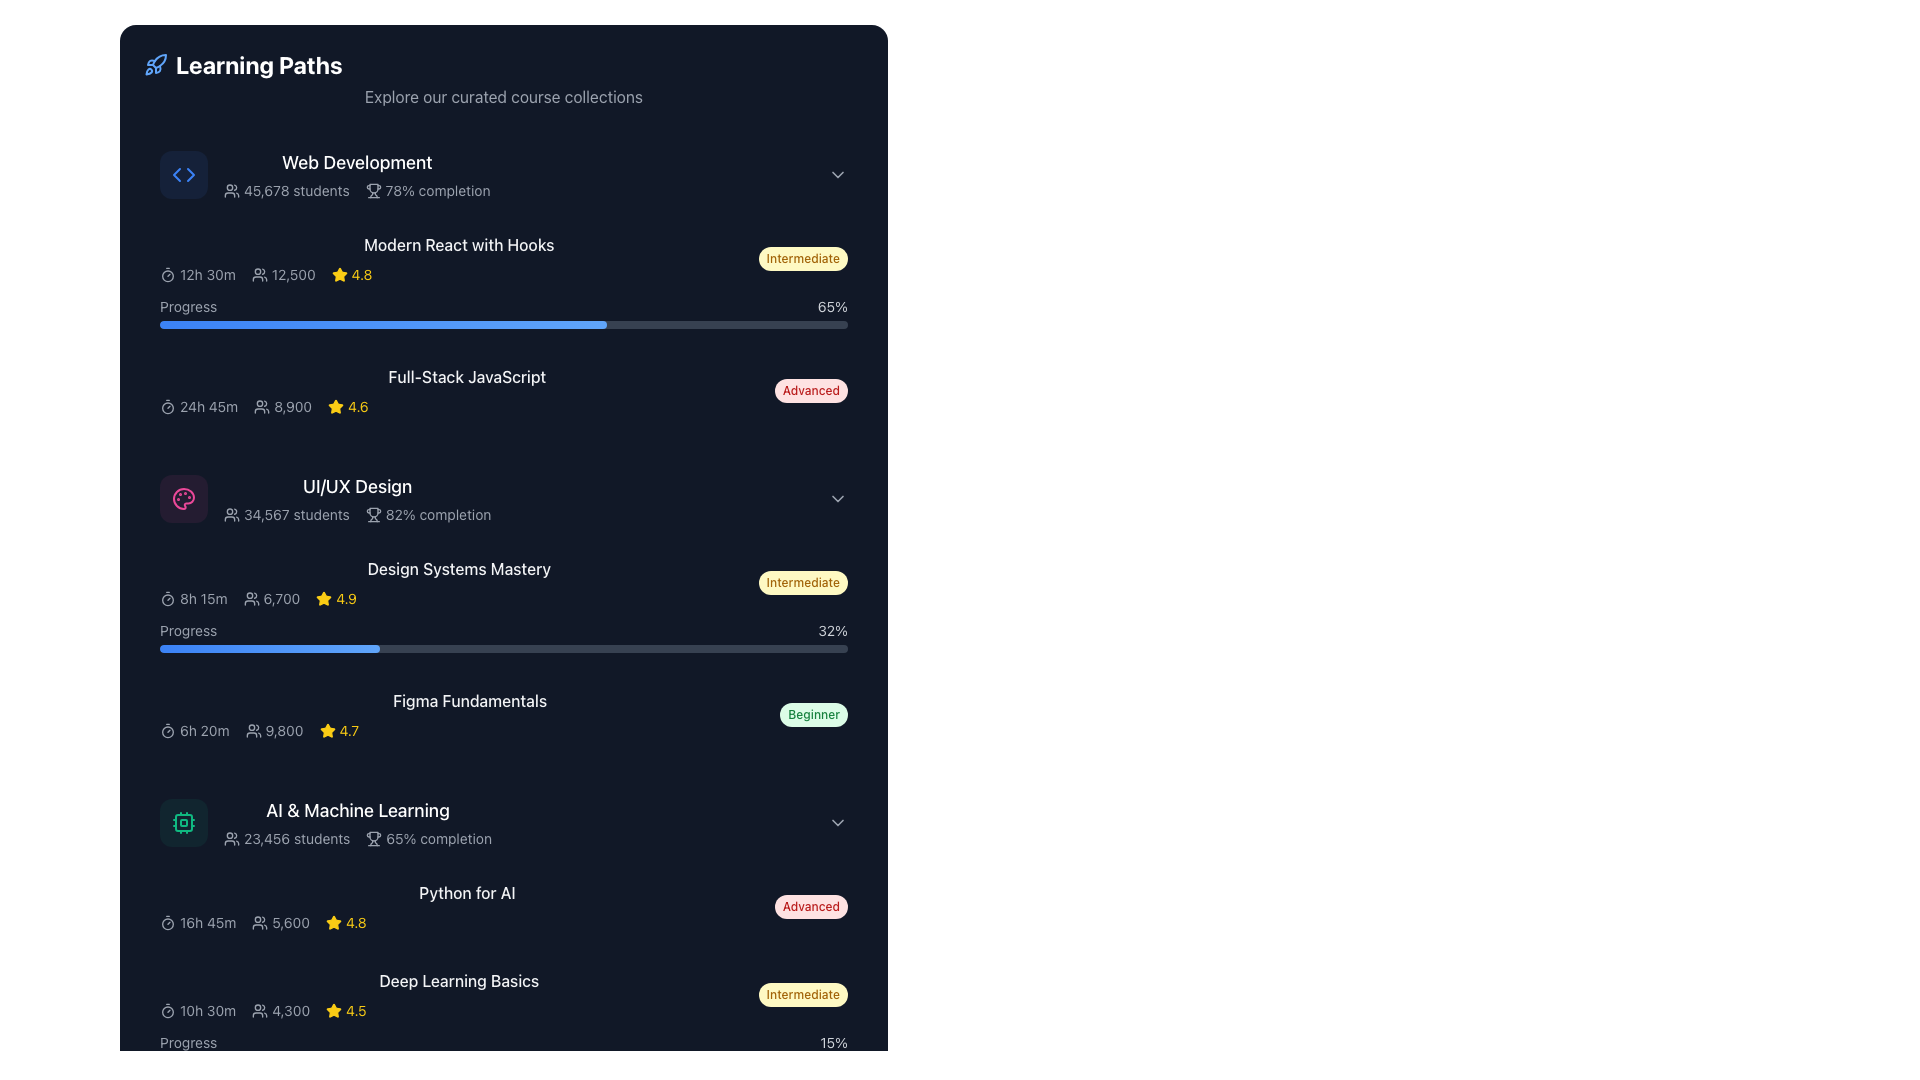  What do you see at coordinates (183, 497) in the screenshot?
I see `graphical icon representing the UI/UX Design course located to the left of the course title and metadata` at bounding box center [183, 497].